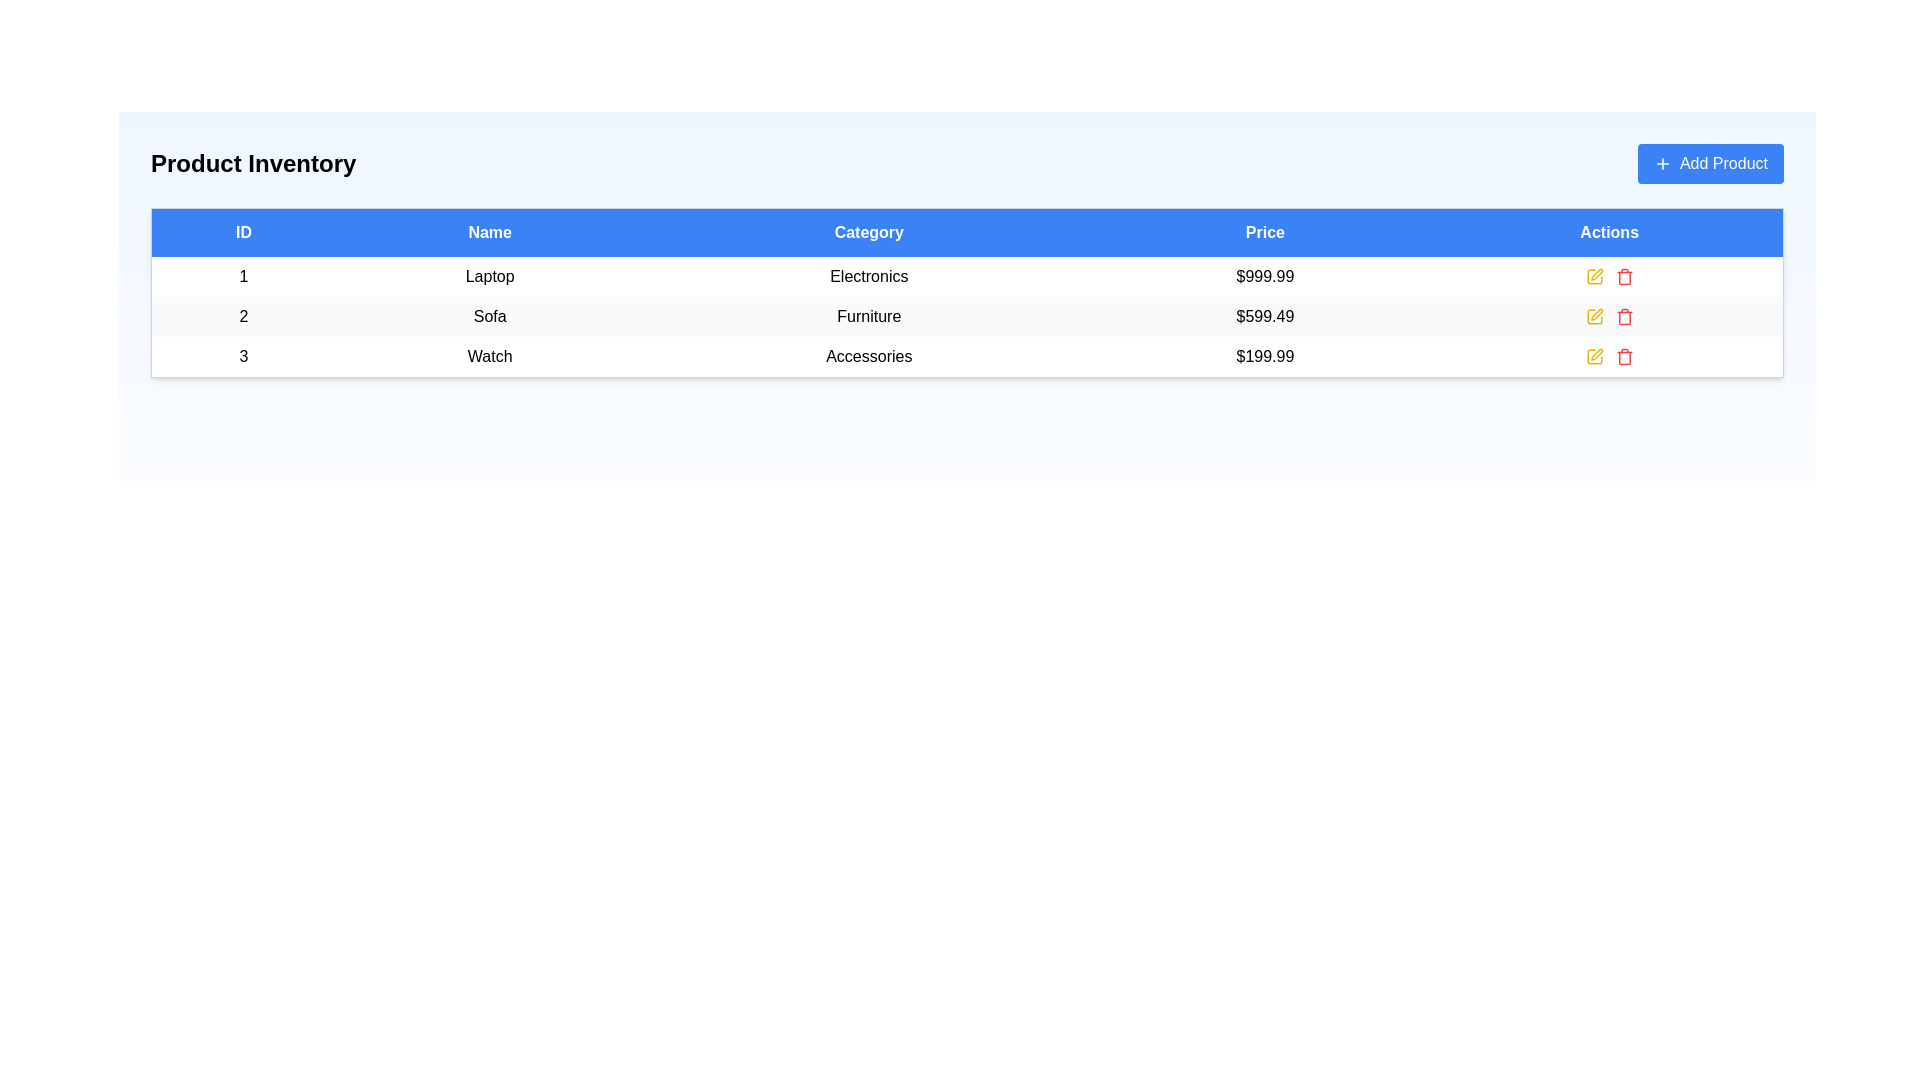 This screenshot has width=1920, height=1080. What do you see at coordinates (967, 277) in the screenshot?
I see `on the first product entry row in the table` at bounding box center [967, 277].